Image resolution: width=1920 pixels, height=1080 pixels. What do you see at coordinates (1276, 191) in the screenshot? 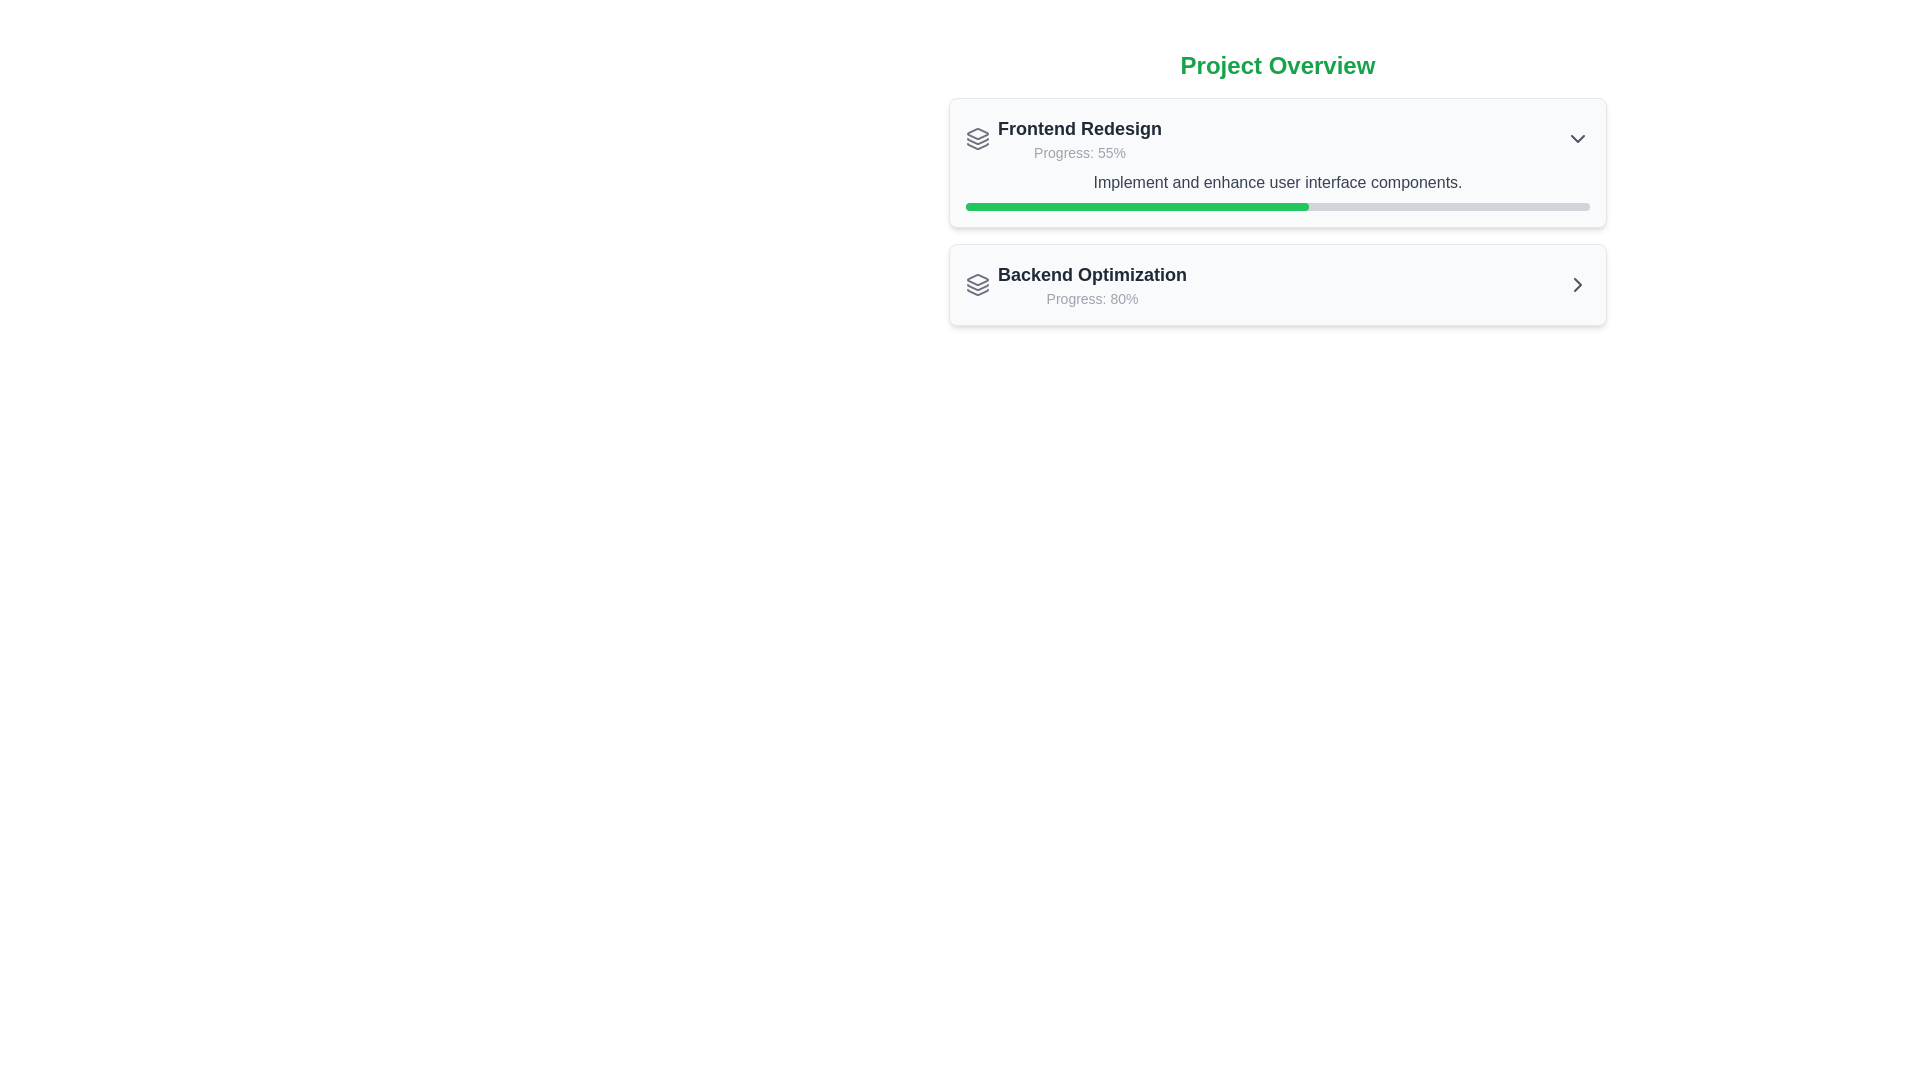
I see `the progress bar located below the text 'Progress: 55%' within the card titled 'Frontend Redesign'` at bounding box center [1276, 191].